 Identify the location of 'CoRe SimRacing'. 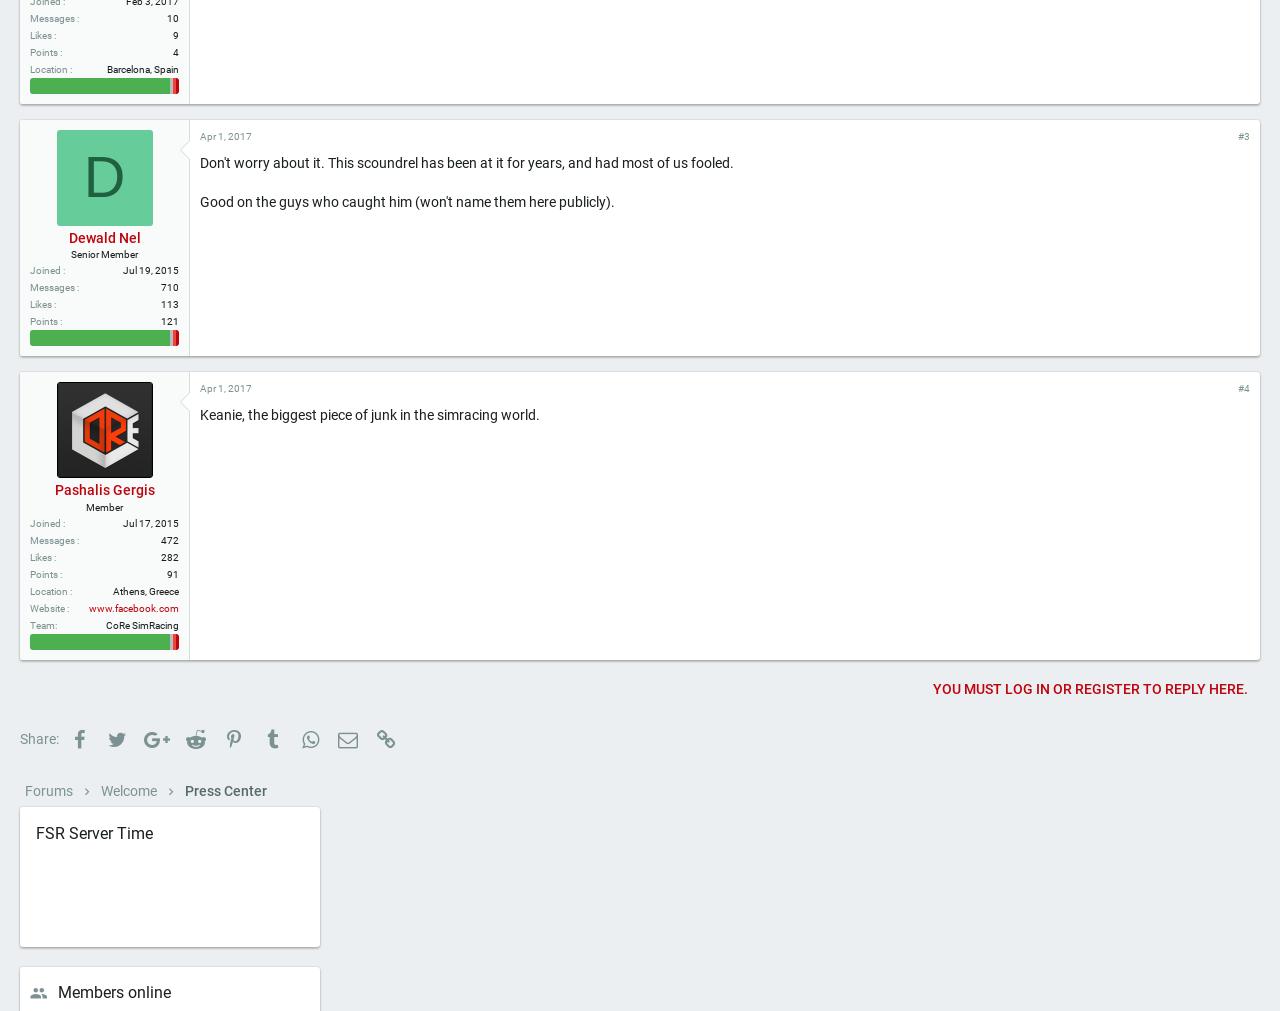
(141, 691).